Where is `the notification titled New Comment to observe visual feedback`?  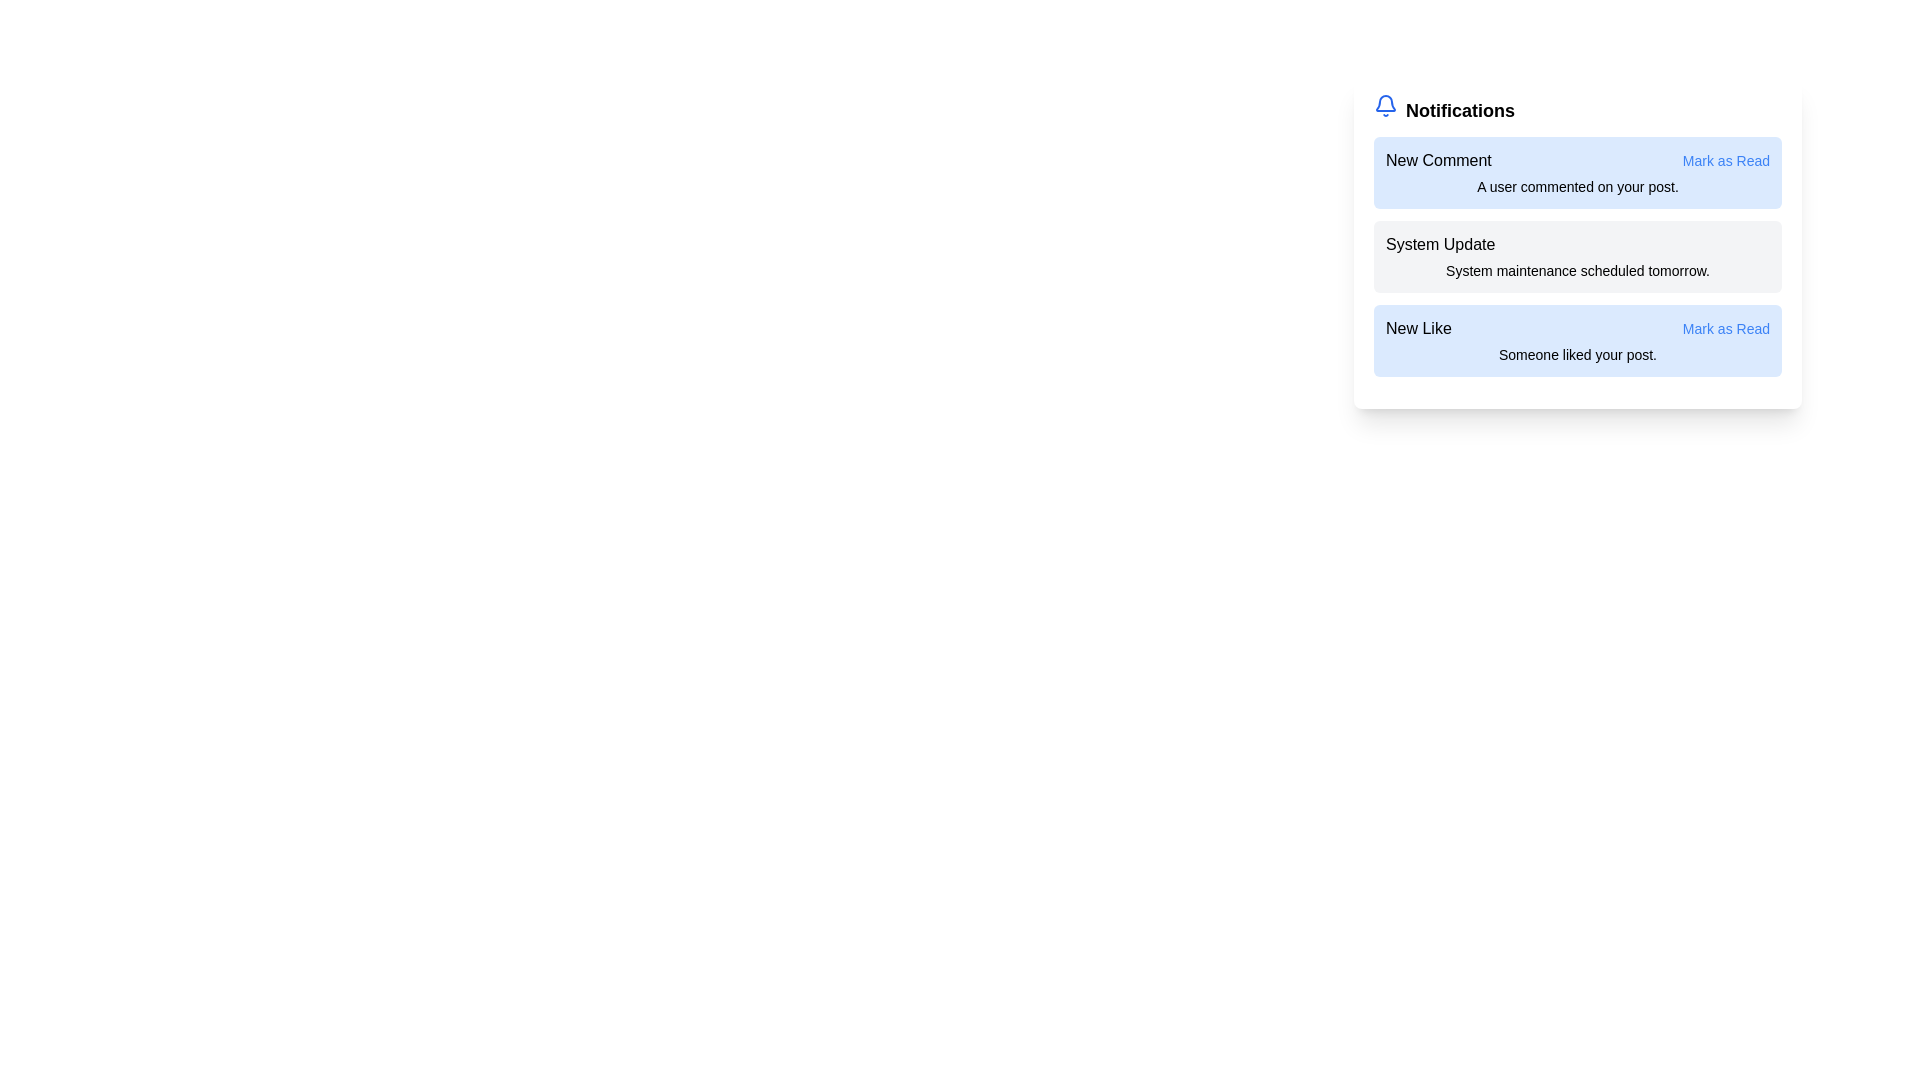
the notification titled New Comment to observe visual feedback is located at coordinates (1577, 172).